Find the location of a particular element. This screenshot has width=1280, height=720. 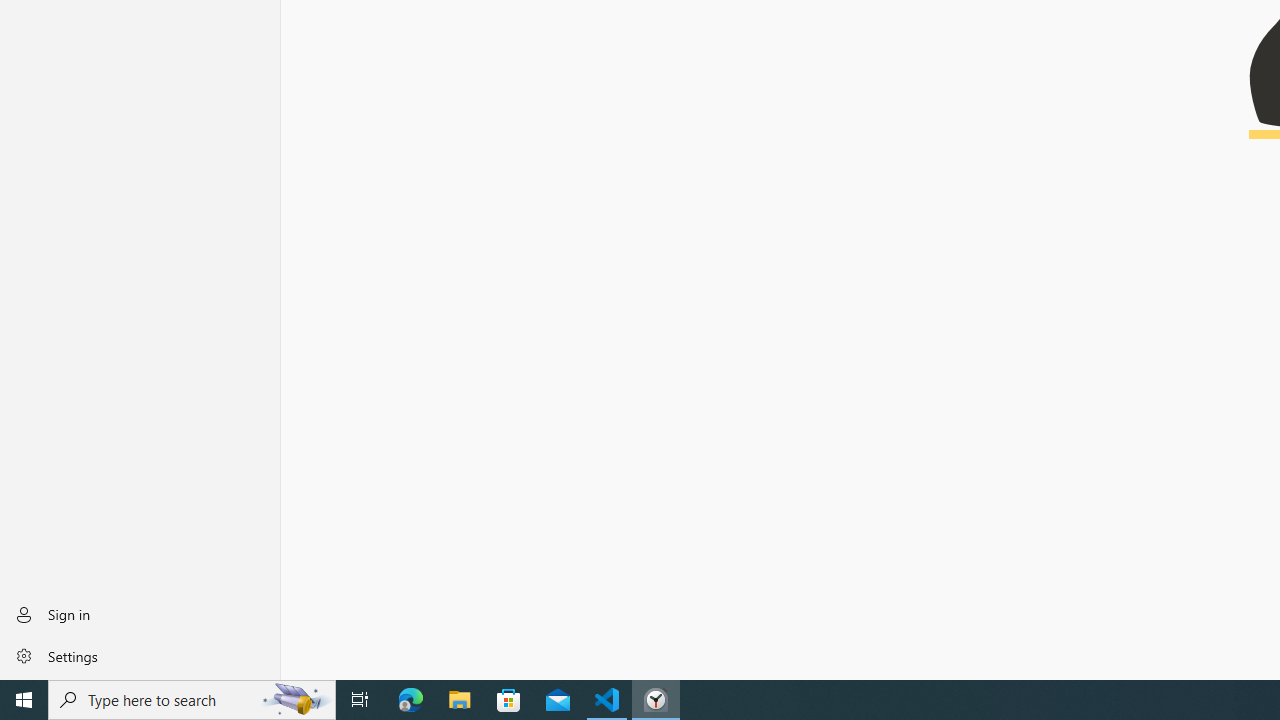

'Settings' is located at coordinates (139, 655).